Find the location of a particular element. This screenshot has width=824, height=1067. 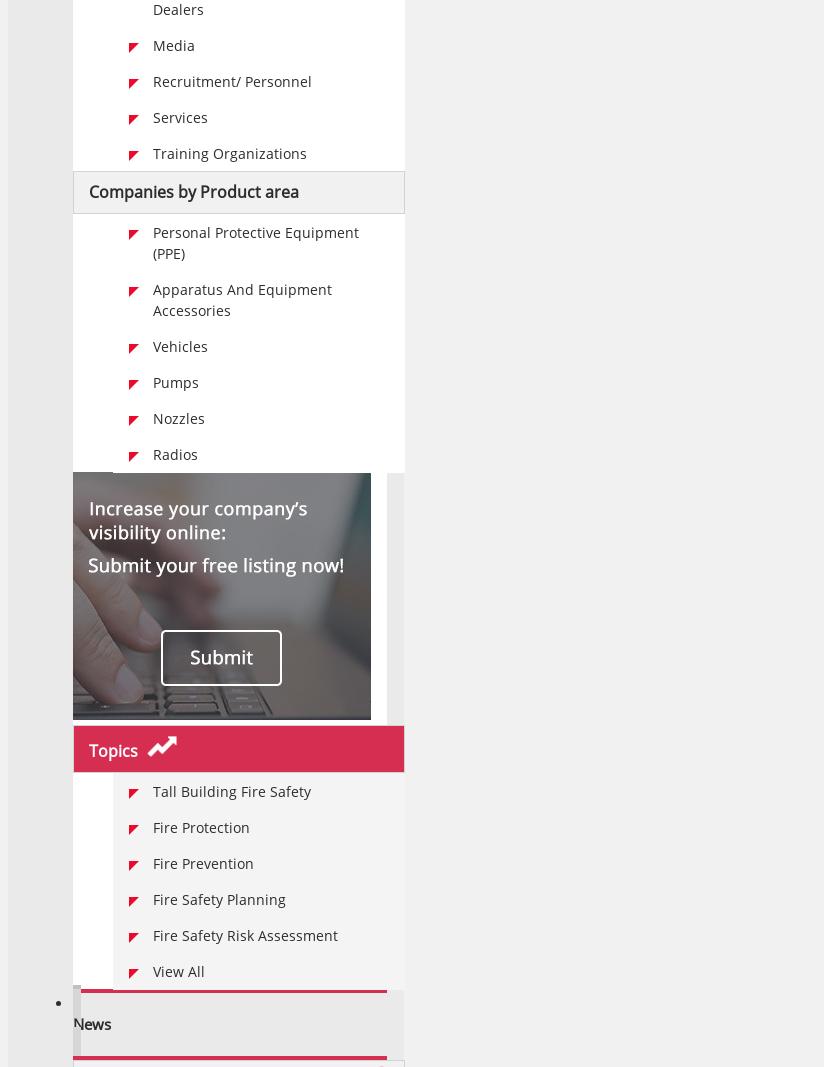

'Radios' is located at coordinates (175, 453).